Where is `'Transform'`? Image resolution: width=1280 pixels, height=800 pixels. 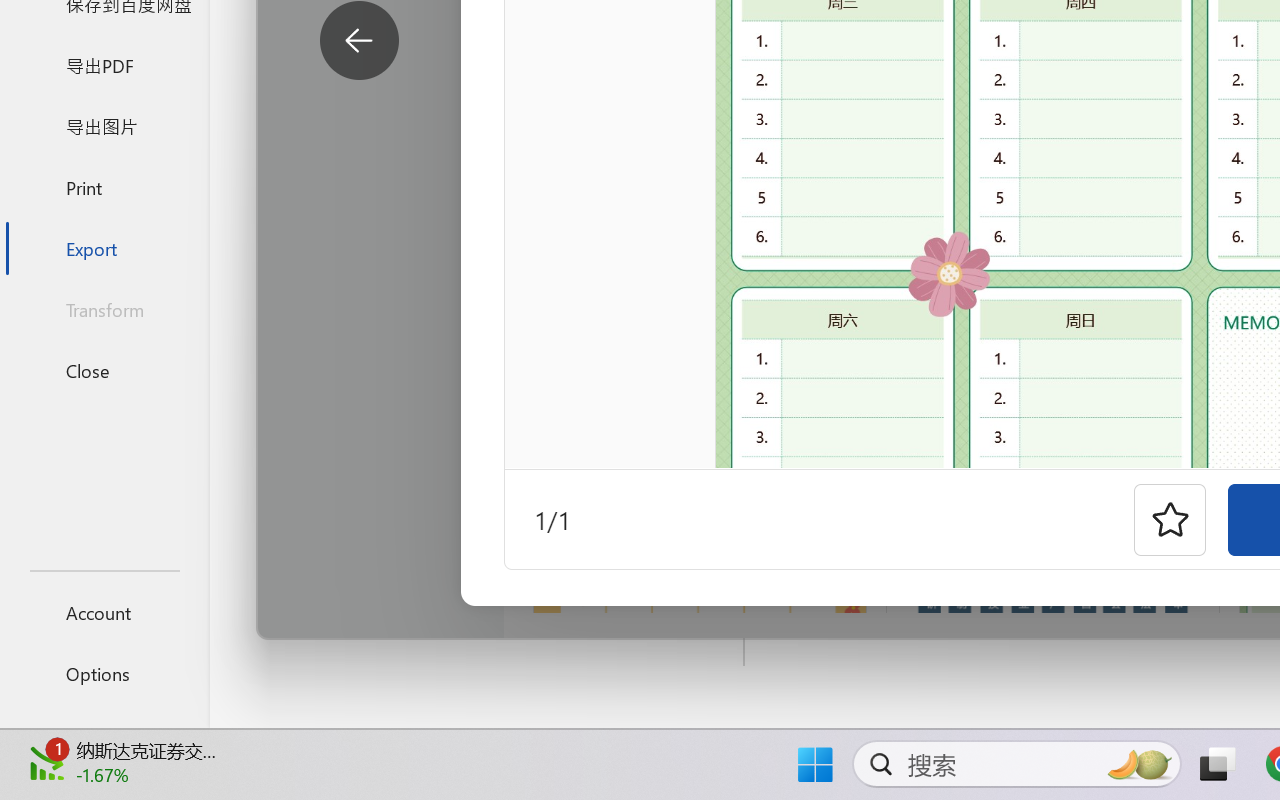
'Transform' is located at coordinates (103, 308).